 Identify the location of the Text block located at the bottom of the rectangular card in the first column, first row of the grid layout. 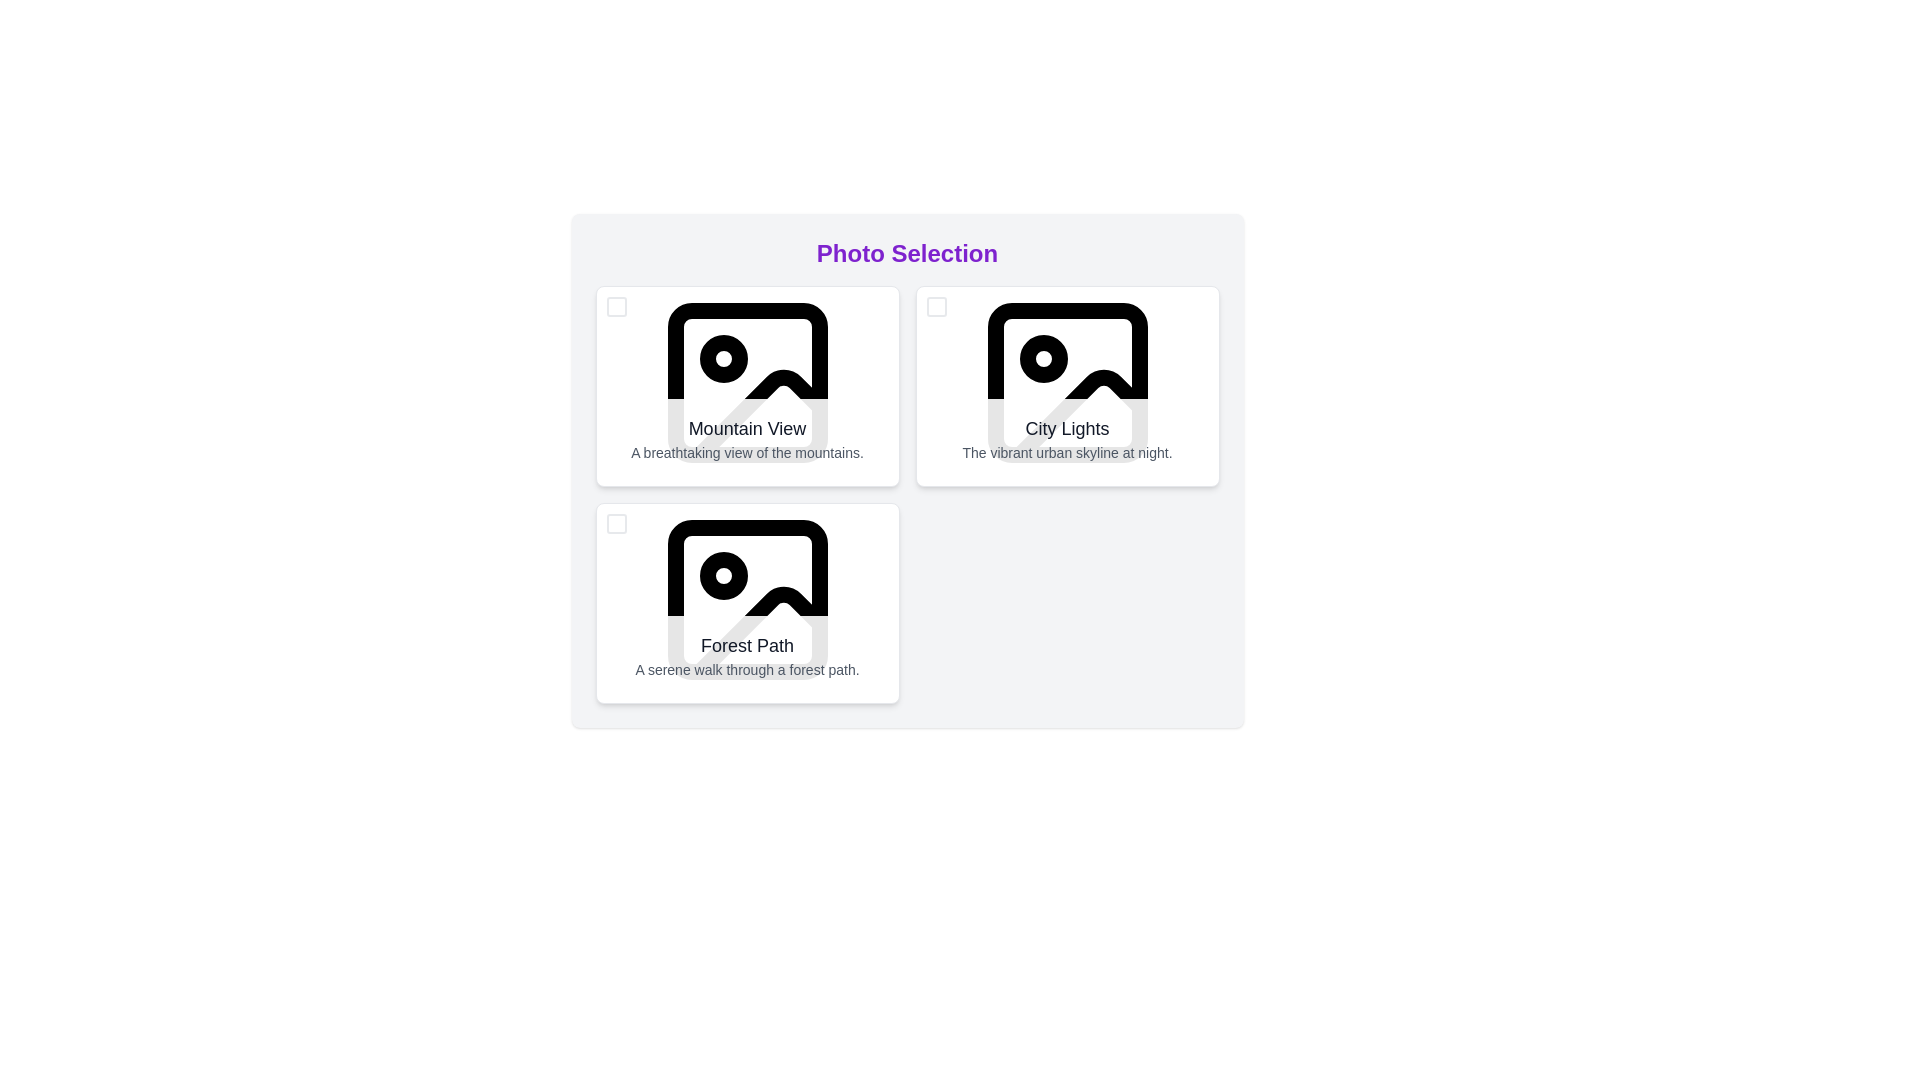
(746, 438).